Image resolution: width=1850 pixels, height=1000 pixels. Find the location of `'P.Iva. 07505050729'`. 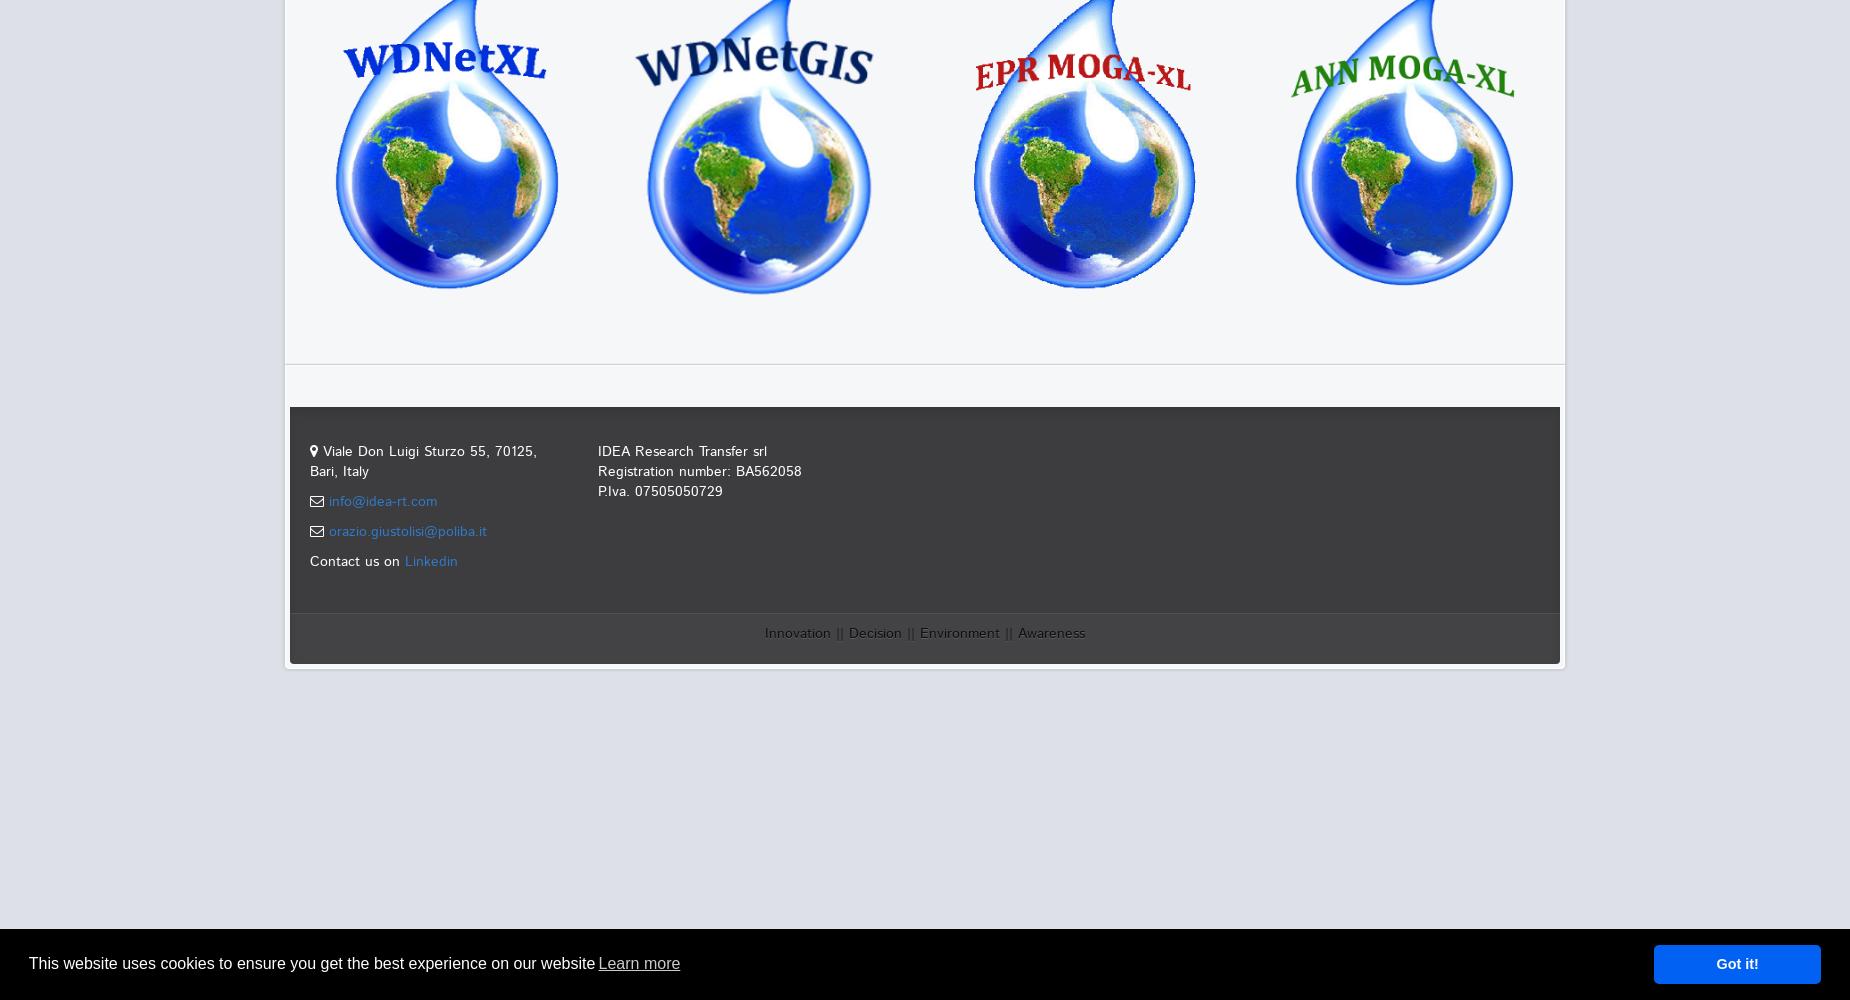

'P.Iva. 07505050729' is located at coordinates (659, 491).